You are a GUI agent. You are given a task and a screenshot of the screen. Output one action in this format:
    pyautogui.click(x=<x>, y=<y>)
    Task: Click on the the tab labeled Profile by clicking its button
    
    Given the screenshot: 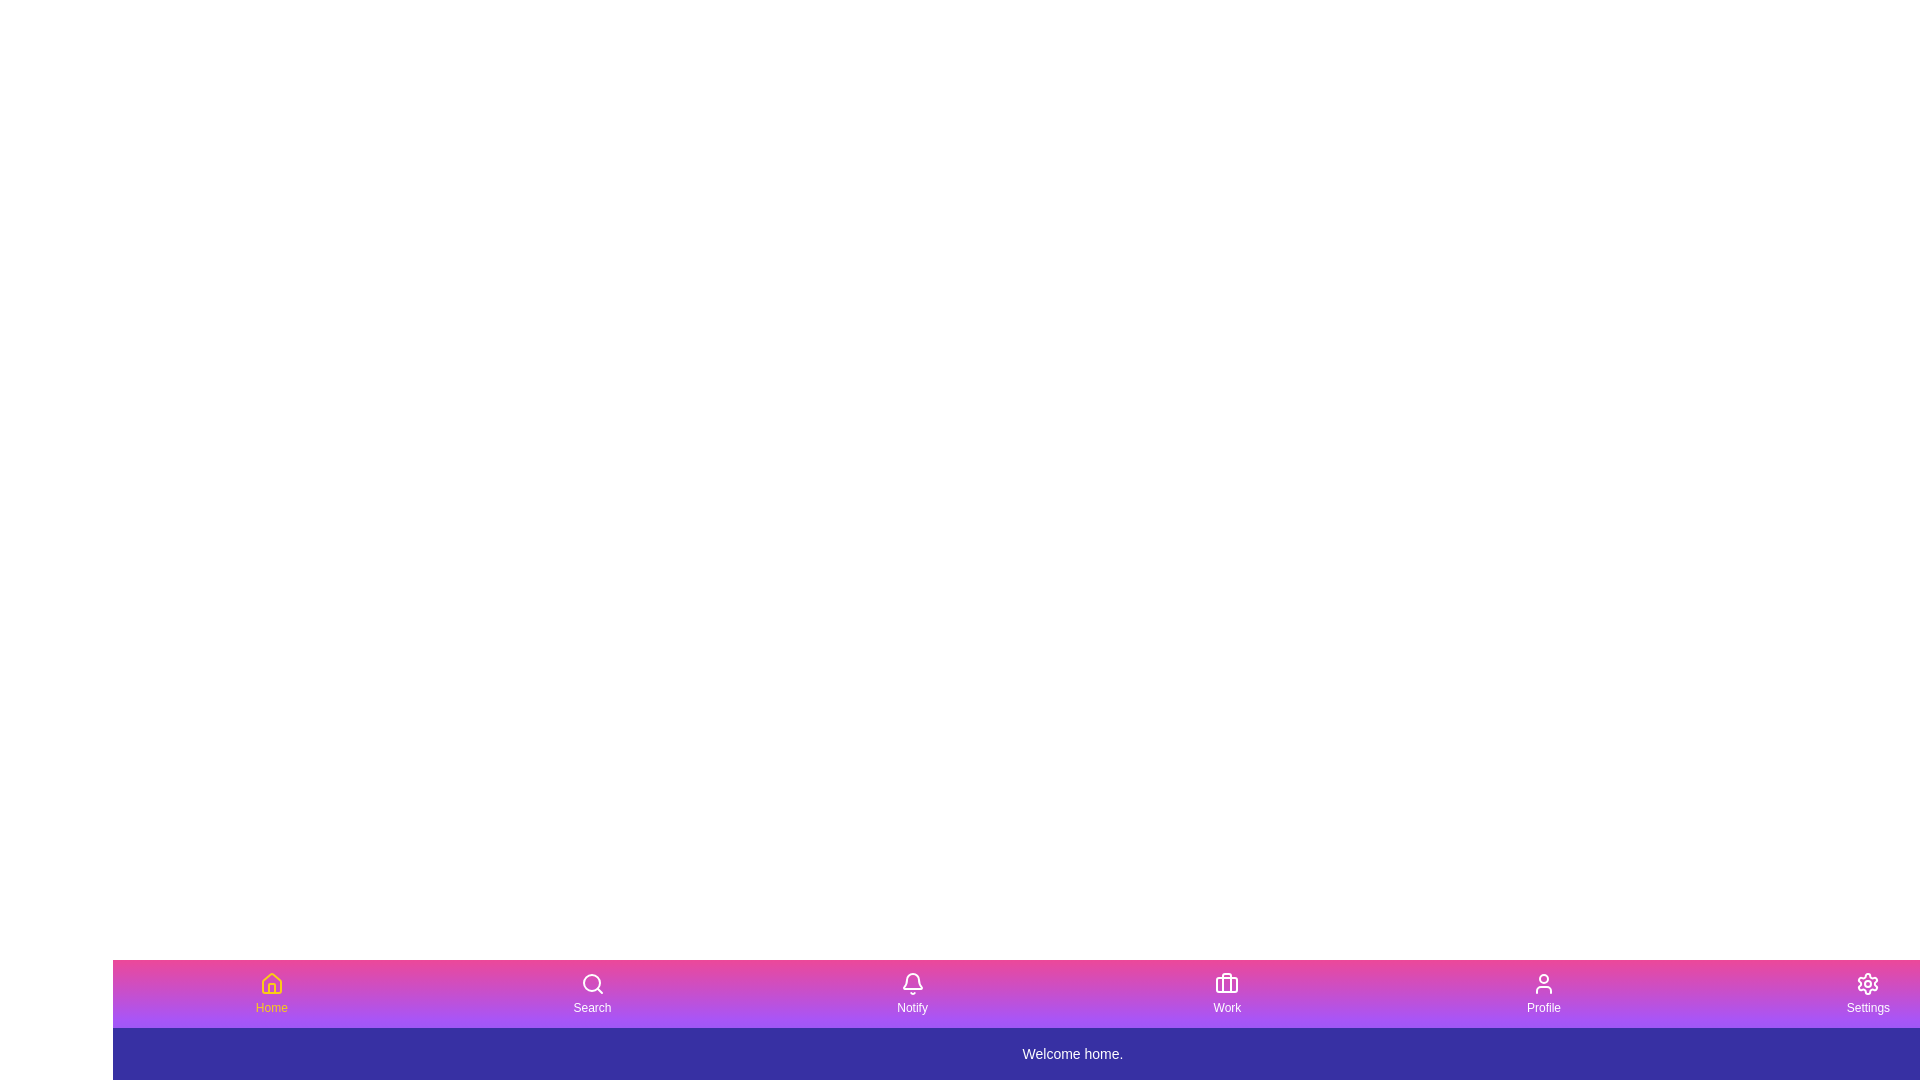 What is the action you would take?
    pyautogui.click(x=1543, y=994)
    